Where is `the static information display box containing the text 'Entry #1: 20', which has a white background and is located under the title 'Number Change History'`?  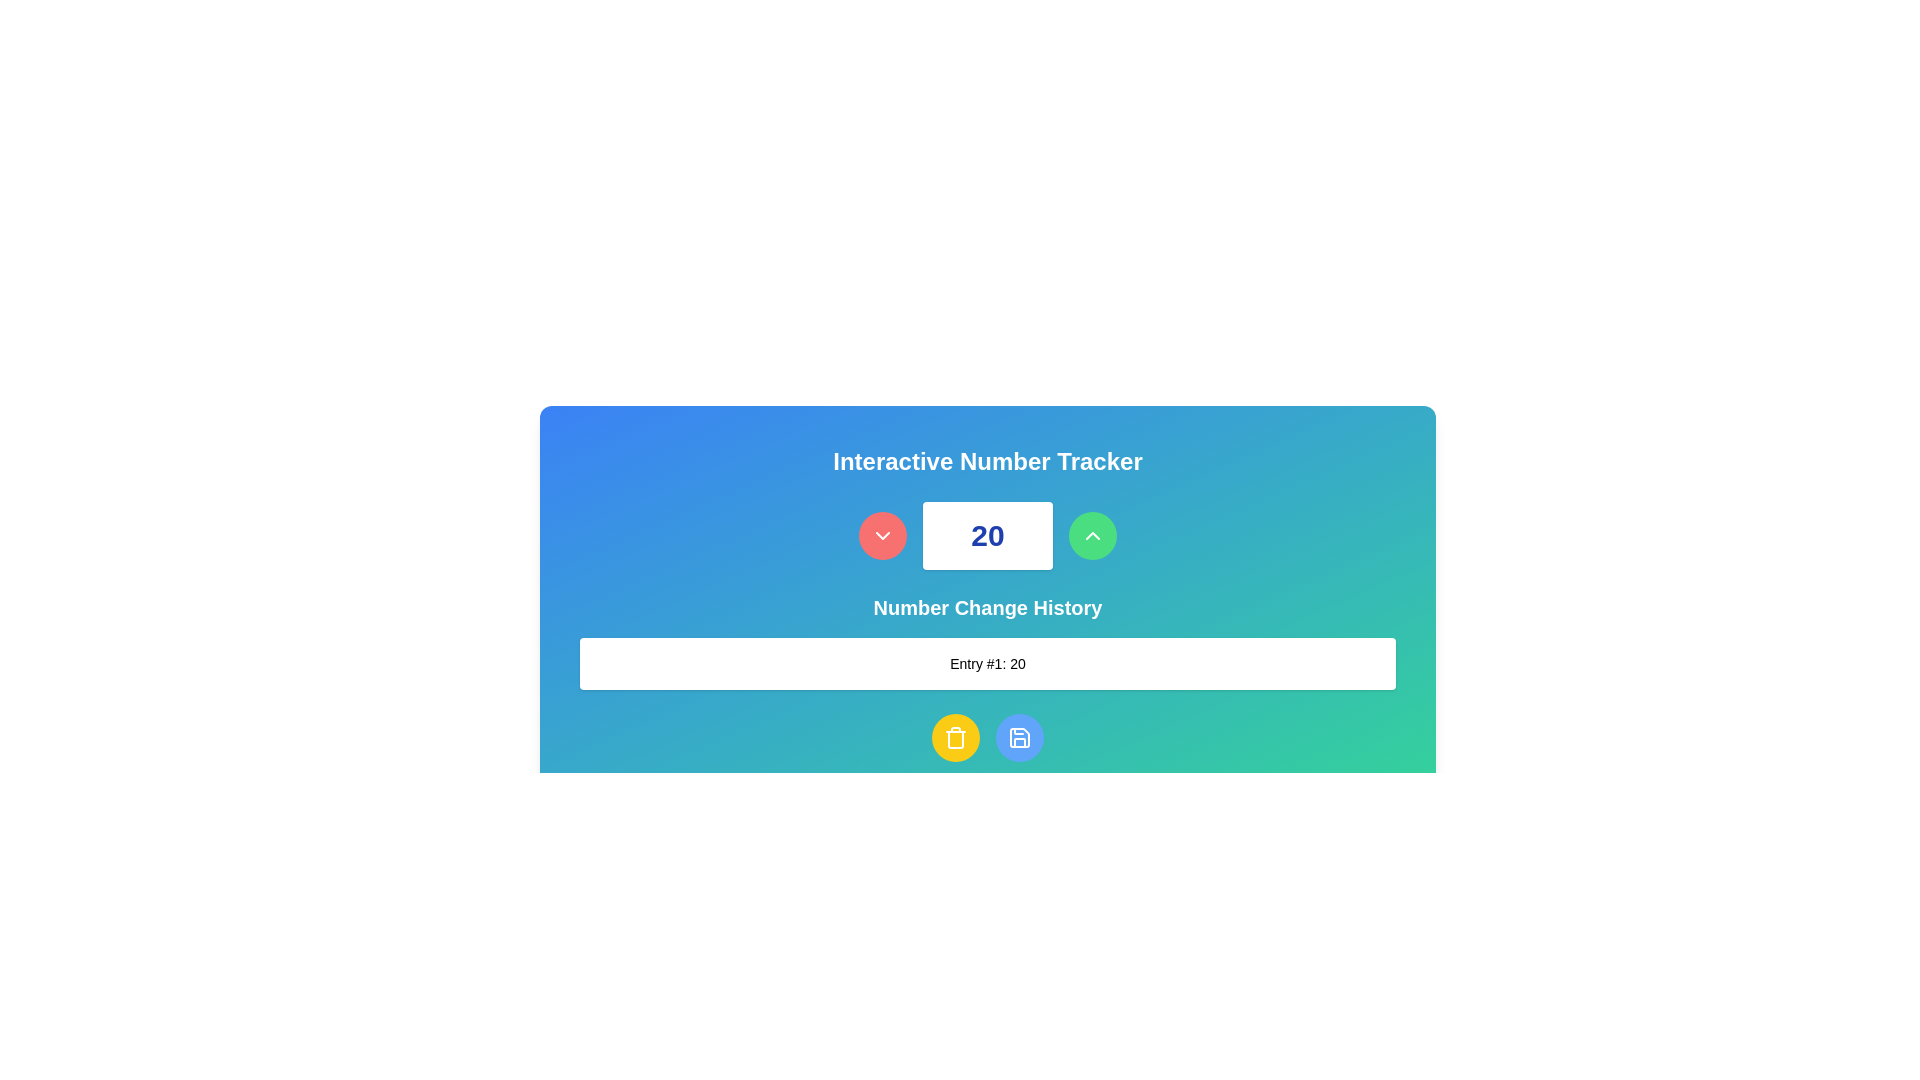 the static information display box containing the text 'Entry #1: 20', which has a white background and is located under the title 'Number Change History' is located at coordinates (988, 663).